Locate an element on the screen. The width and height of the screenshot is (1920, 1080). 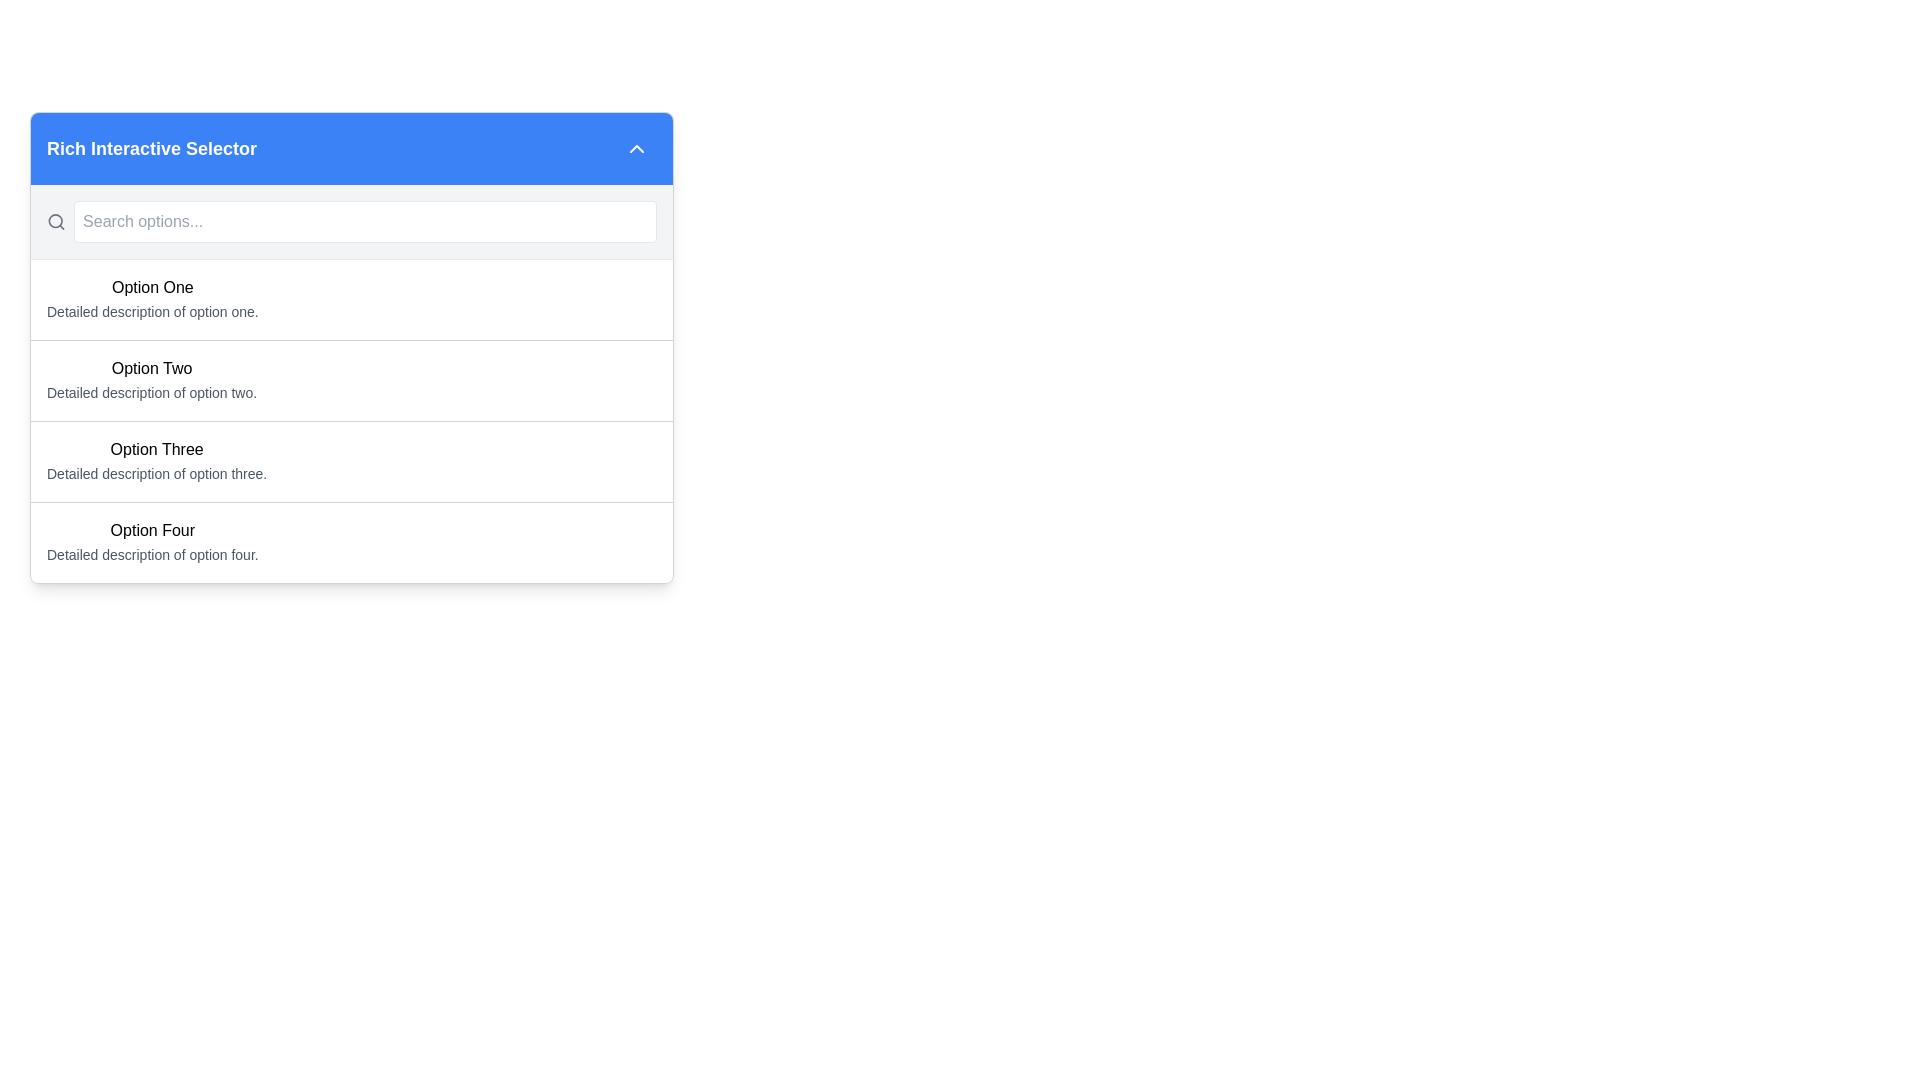
the chevron-up icon located in the top-right corner of the blue header bar labeled 'Rich Interactive Selector' is located at coordinates (636, 148).